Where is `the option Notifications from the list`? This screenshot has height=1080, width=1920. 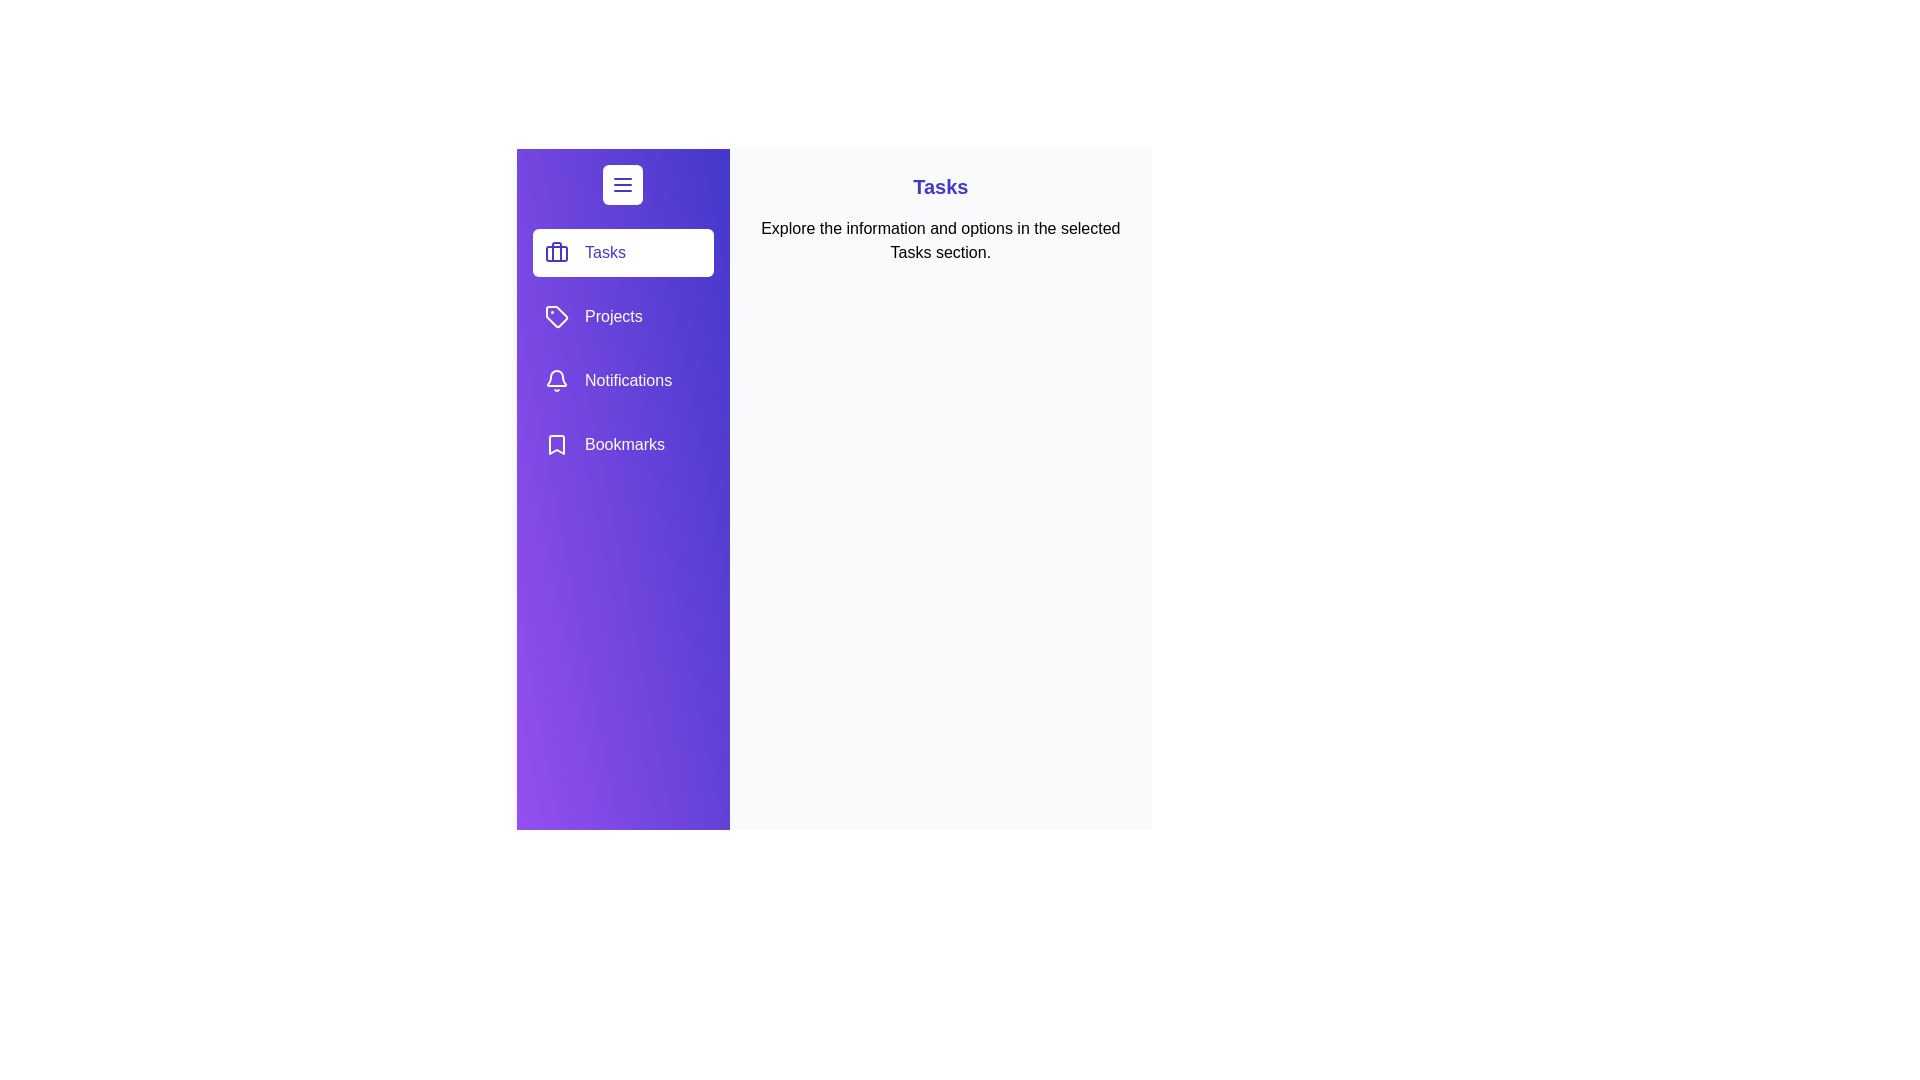
the option Notifications from the list is located at coordinates (622, 381).